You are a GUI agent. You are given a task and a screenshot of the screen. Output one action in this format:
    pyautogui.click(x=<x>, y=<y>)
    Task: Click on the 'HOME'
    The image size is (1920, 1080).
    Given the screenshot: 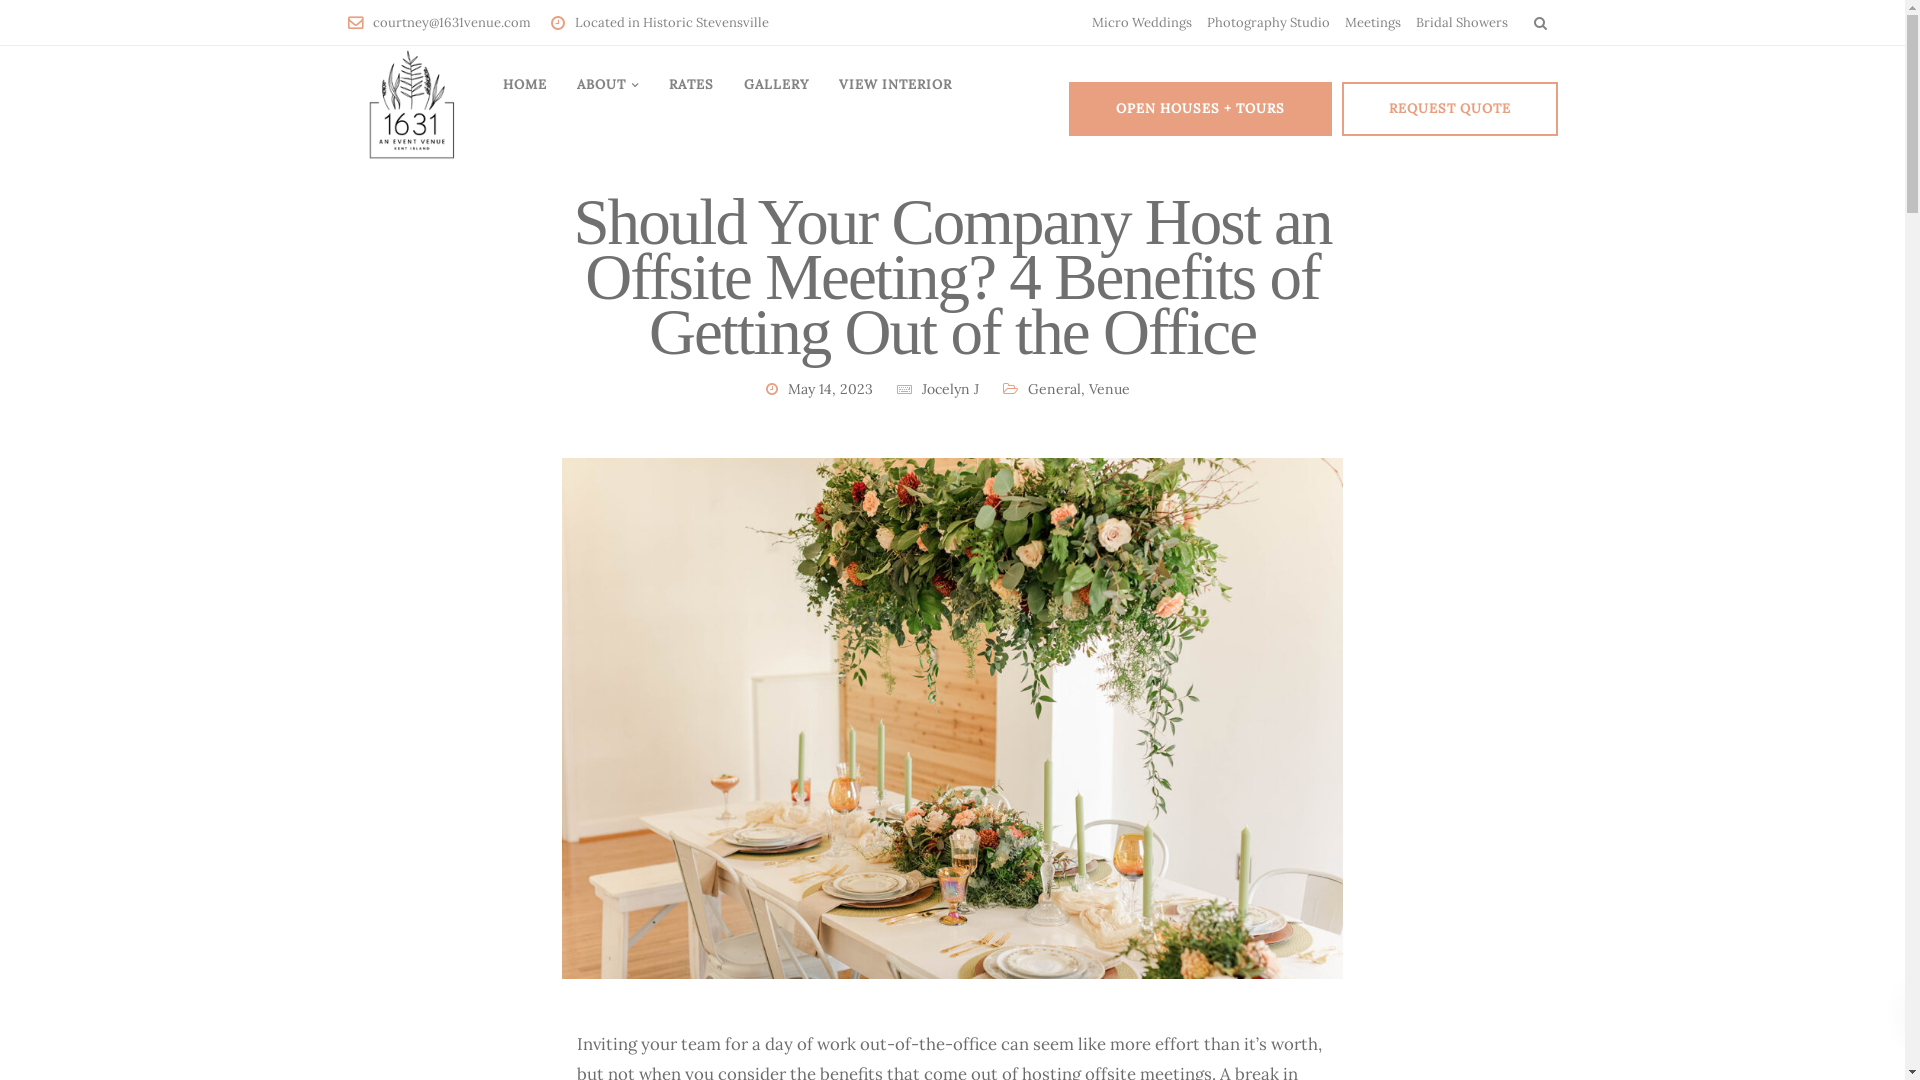 What is the action you would take?
    pyautogui.click(x=524, y=83)
    